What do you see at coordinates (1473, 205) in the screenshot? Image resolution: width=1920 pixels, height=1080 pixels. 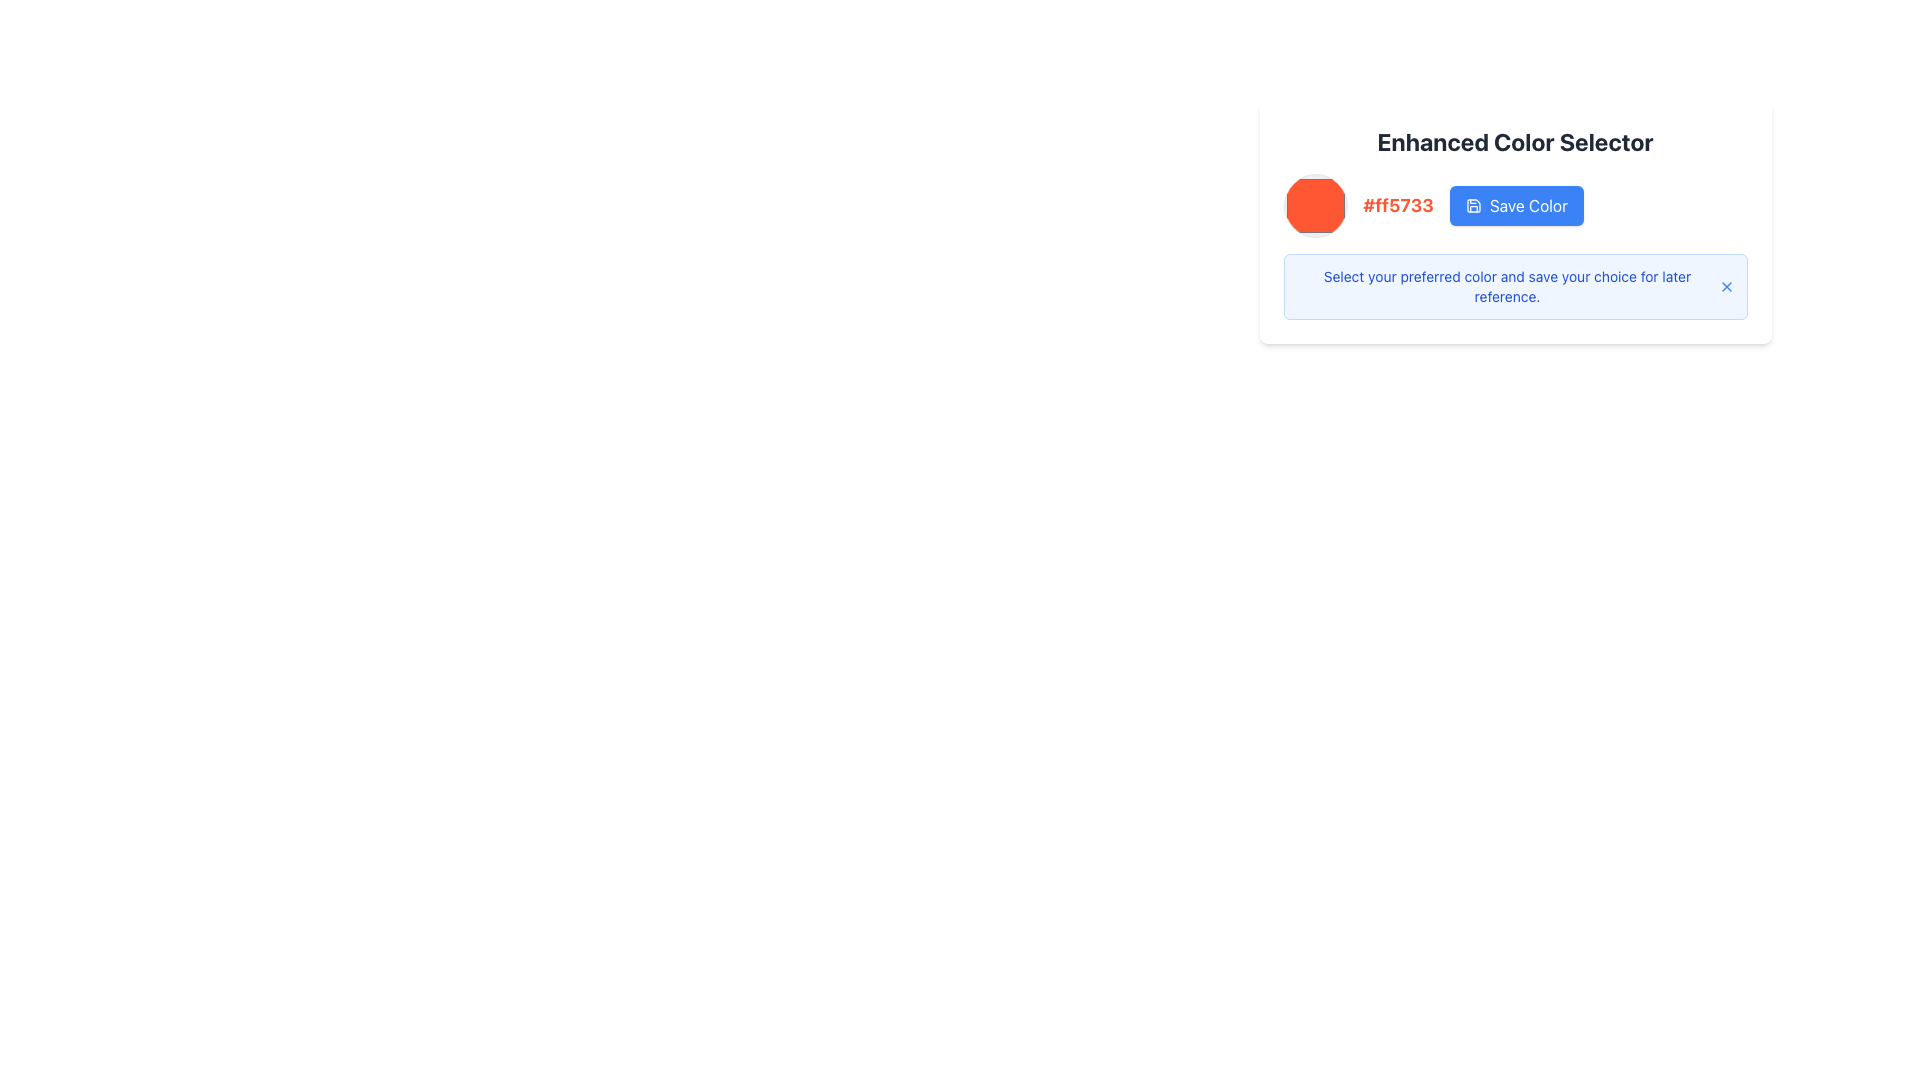 I see `the save icon, which is a simplified outline of a floppy disk, located immediately to the left of the 'Save Color' text` at bounding box center [1473, 205].